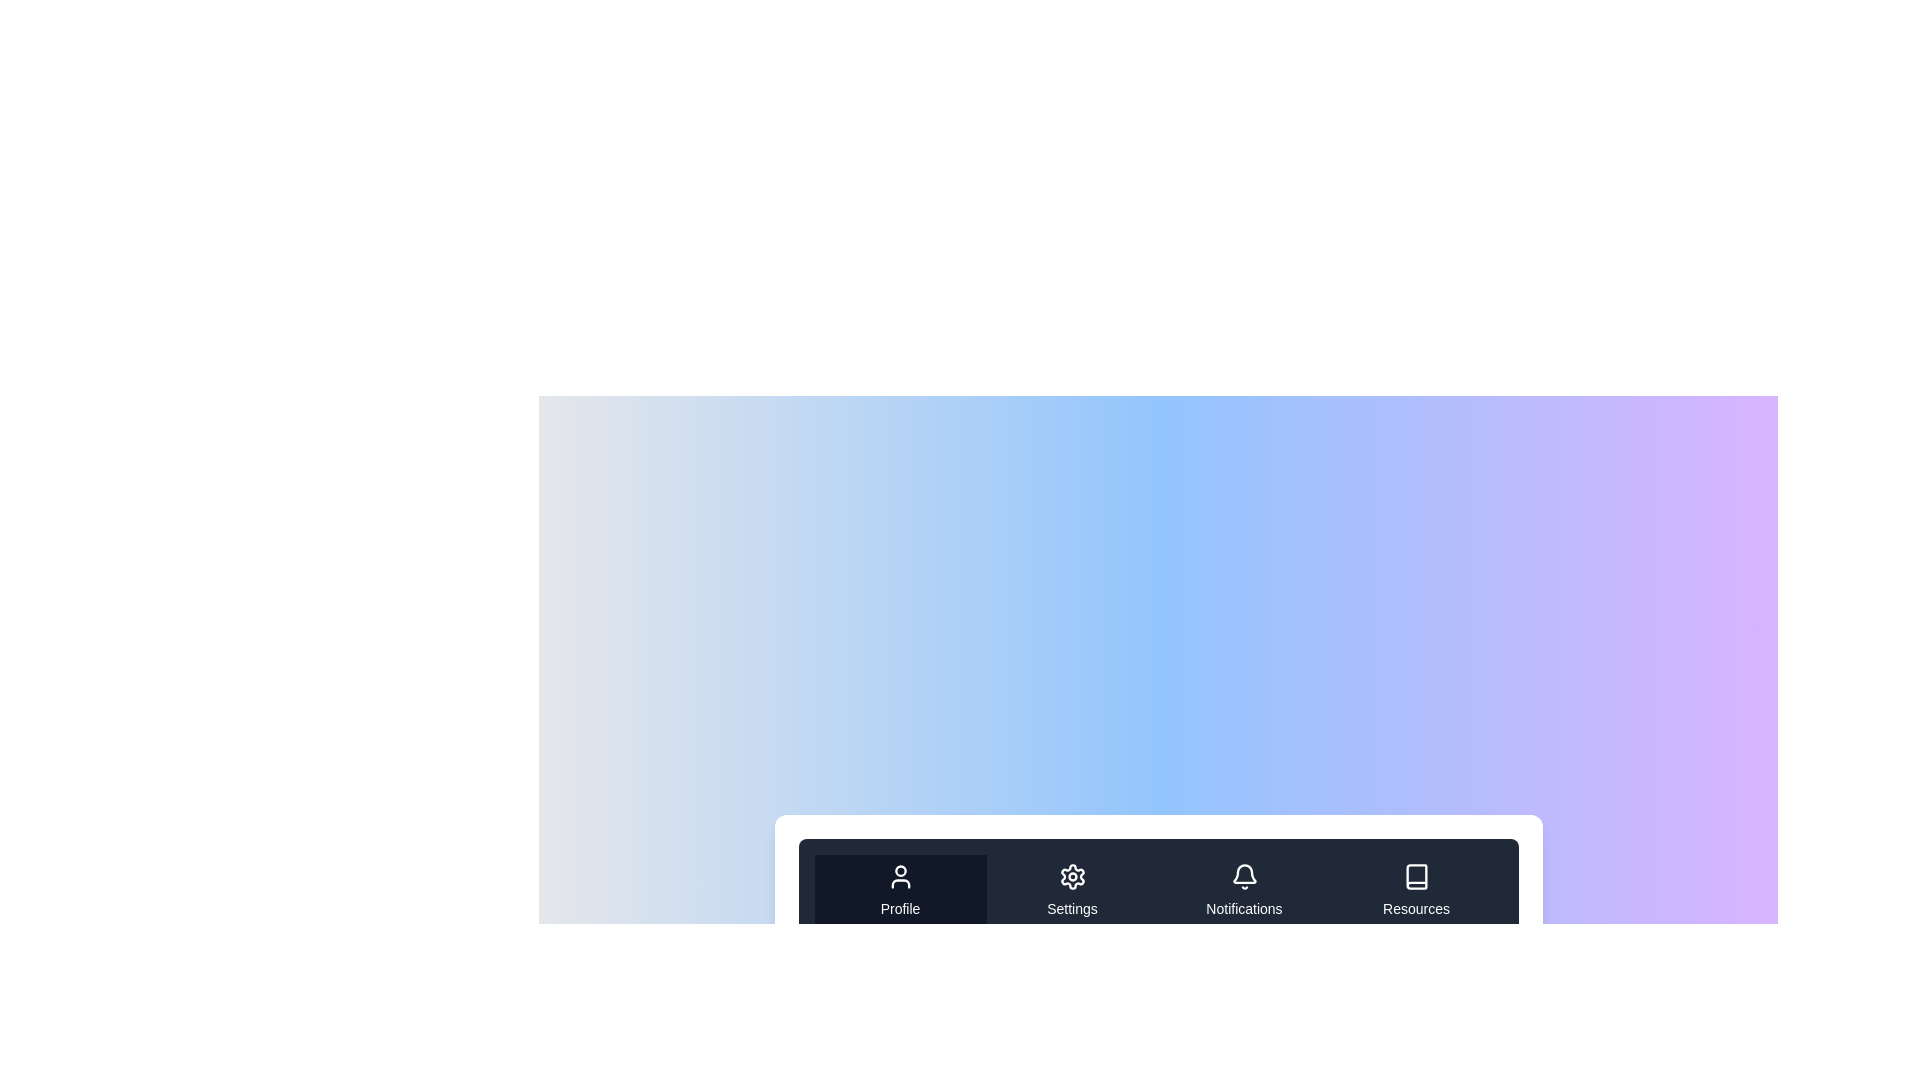  What do you see at coordinates (899, 890) in the screenshot?
I see `the tab labeled Profile to navigate to its content` at bounding box center [899, 890].